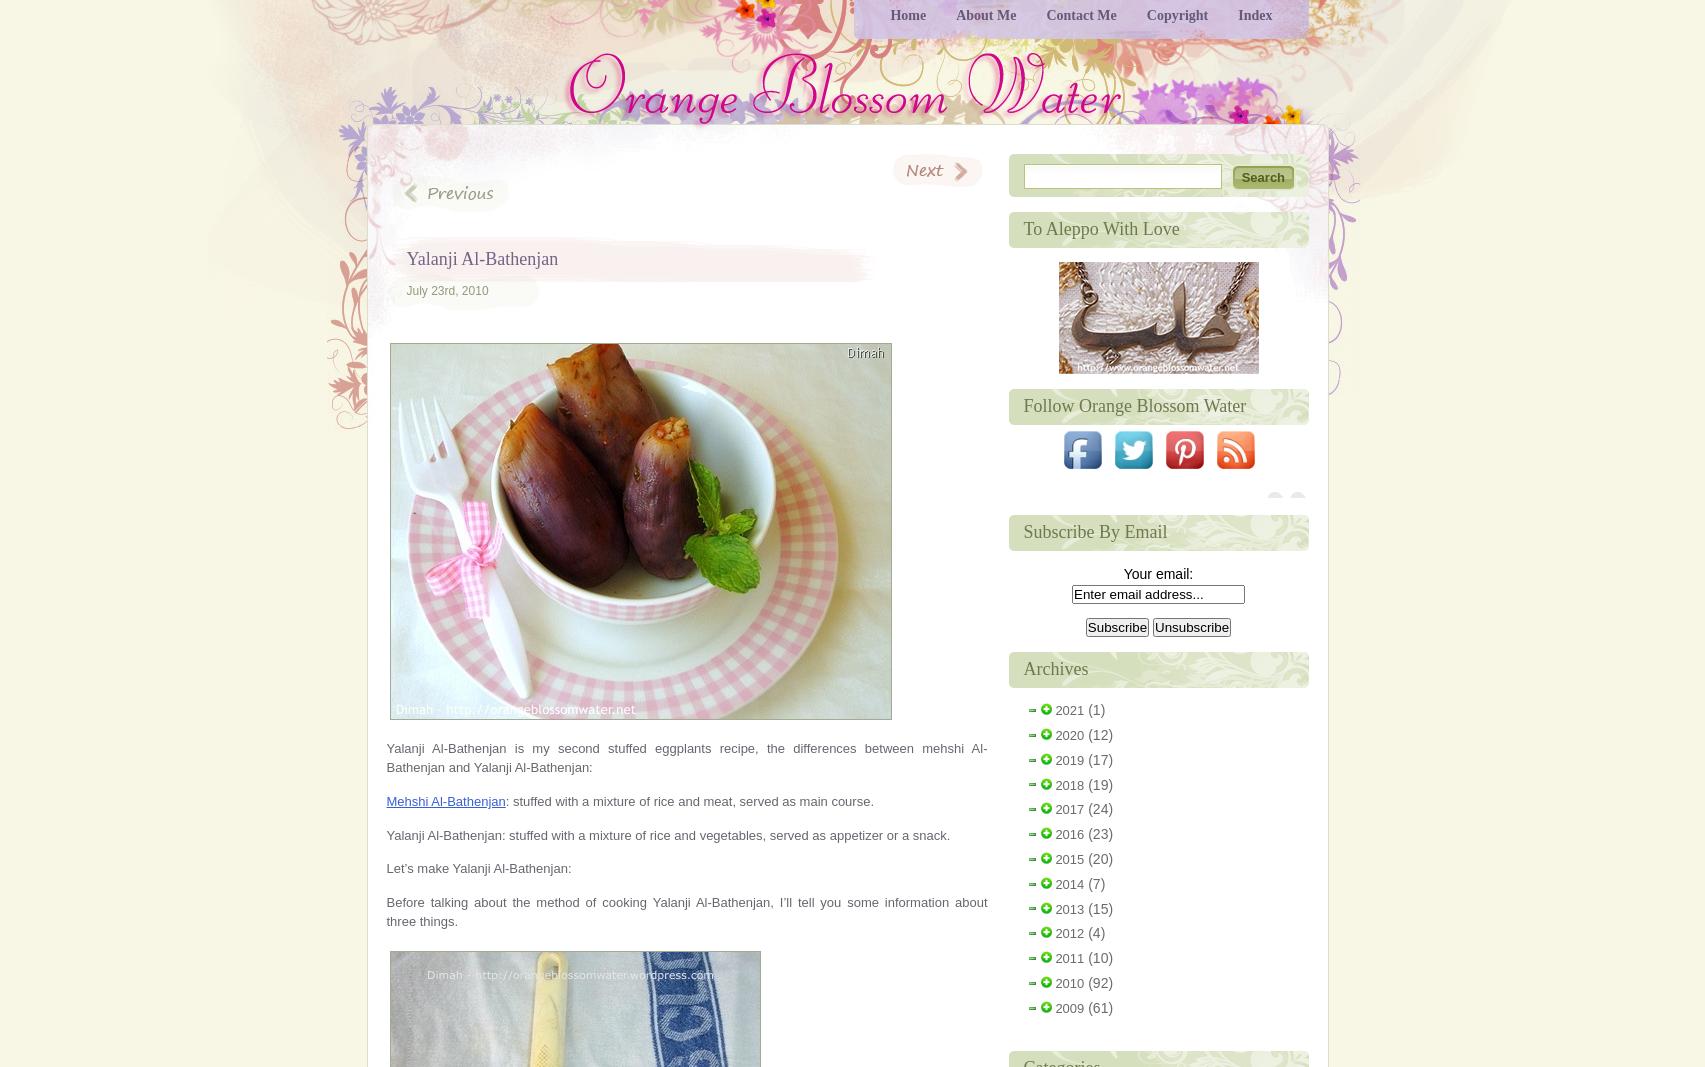 The height and width of the screenshot is (1067, 1705). What do you see at coordinates (1097, 732) in the screenshot?
I see `'(12)'` at bounding box center [1097, 732].